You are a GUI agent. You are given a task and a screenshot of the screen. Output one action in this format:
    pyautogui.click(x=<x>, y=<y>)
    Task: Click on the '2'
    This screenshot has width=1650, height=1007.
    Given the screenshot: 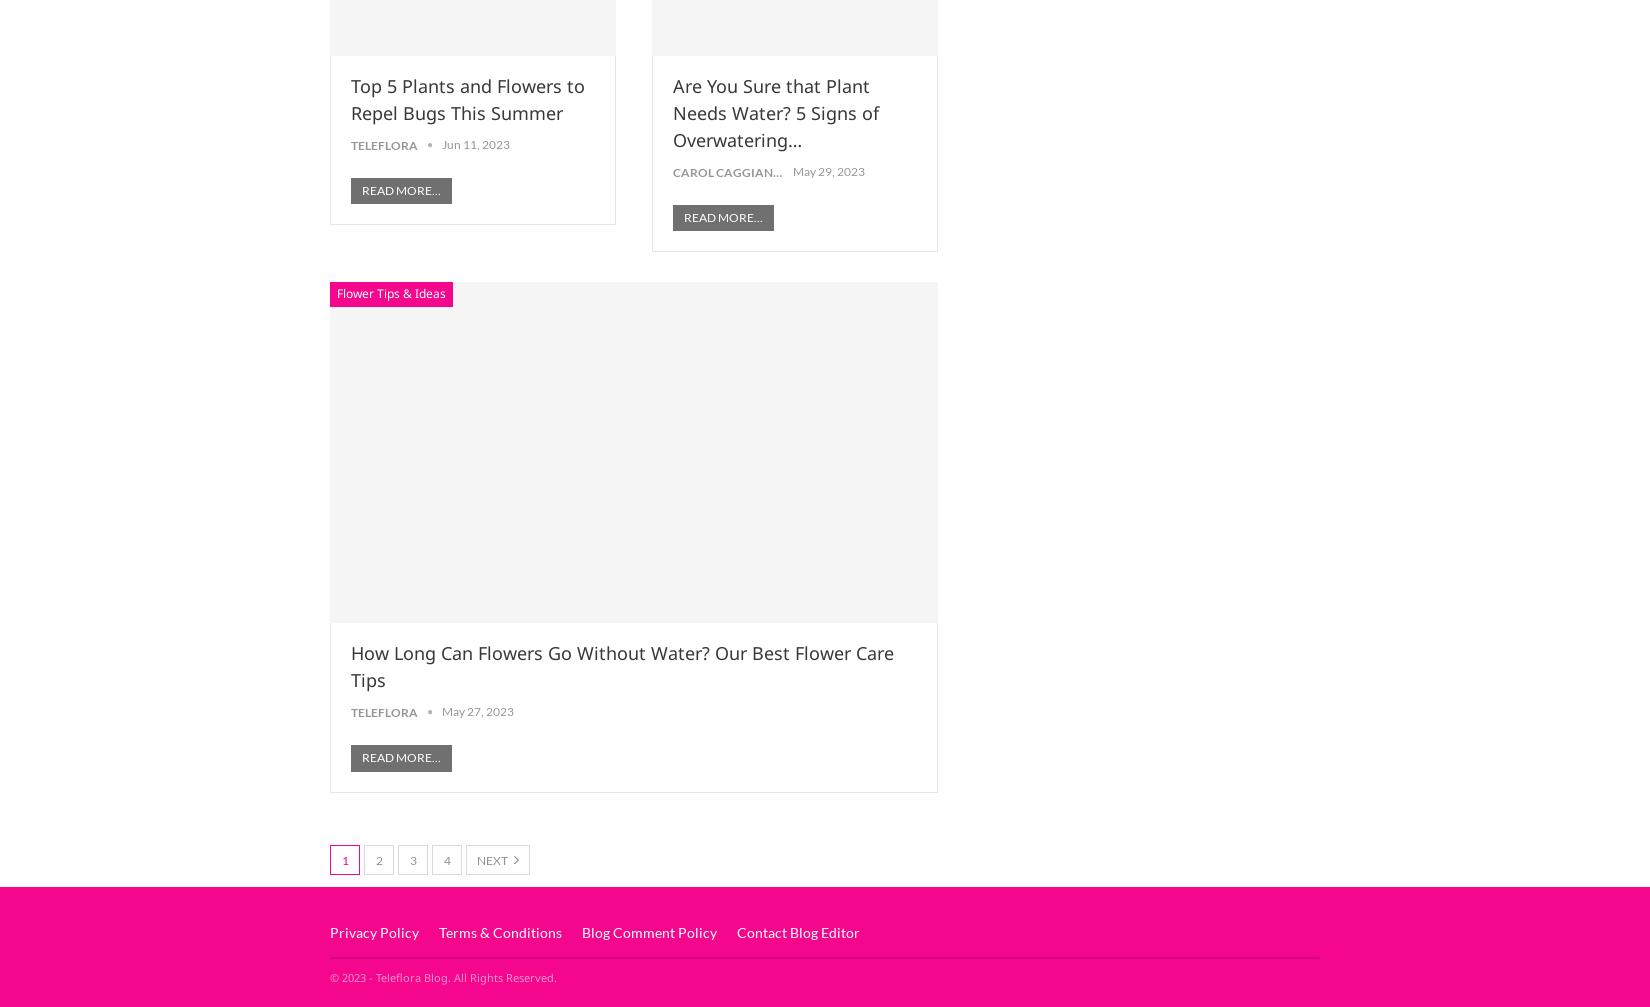 What is the action you would take?
    pyautogui.click(x=378, y=858)
    